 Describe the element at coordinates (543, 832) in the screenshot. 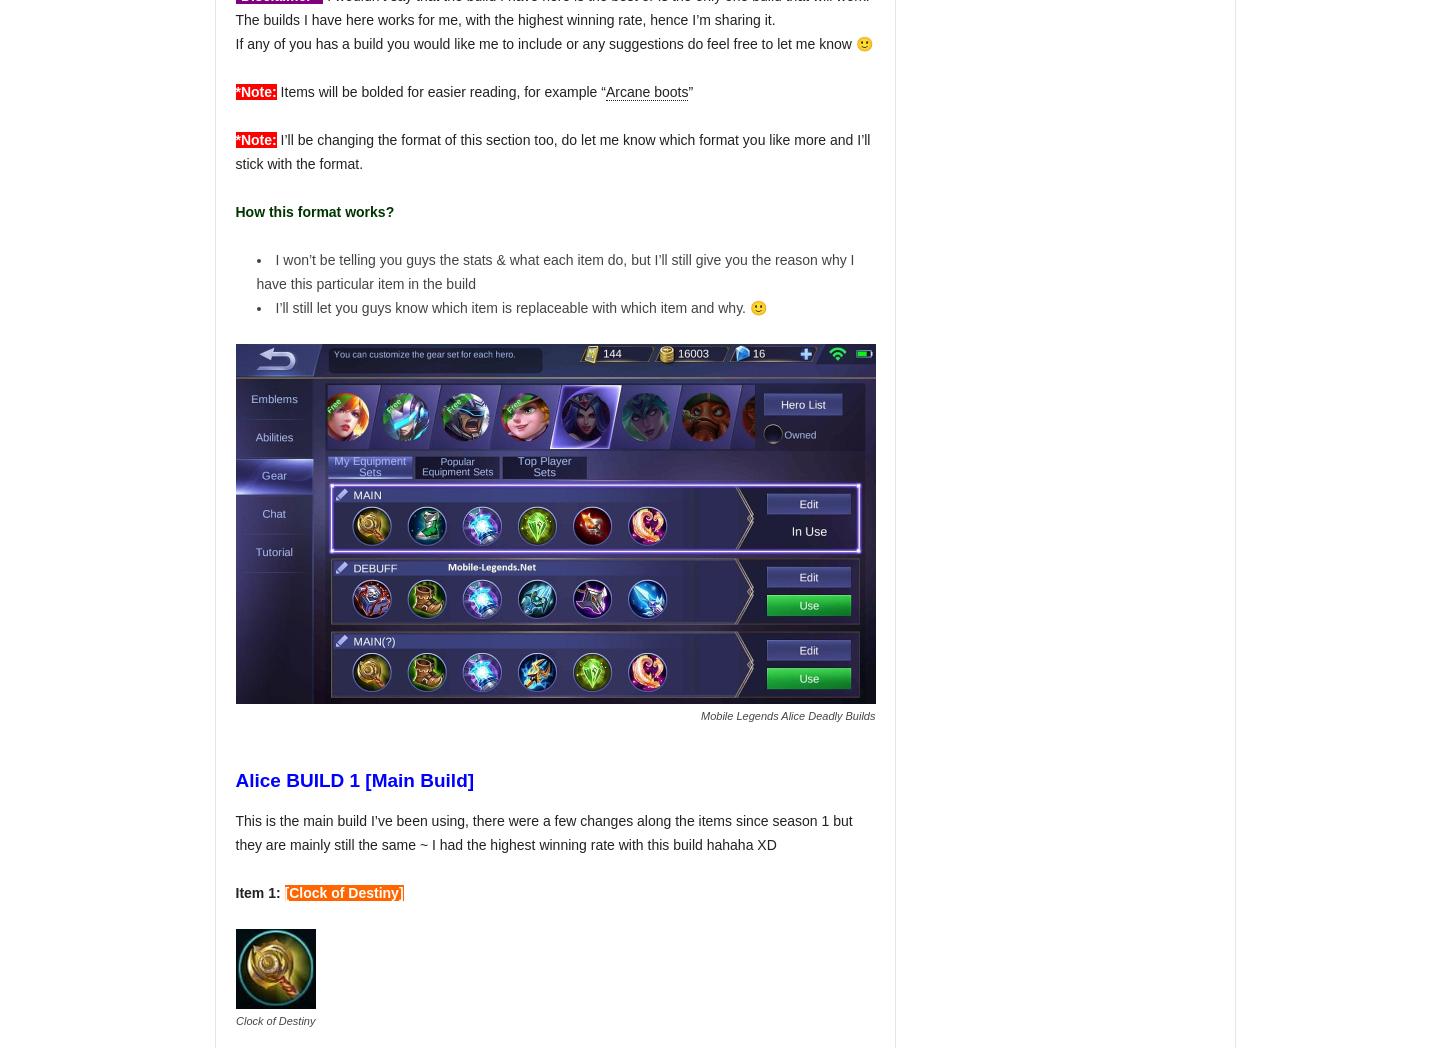

I see `'This is the main build I’ve been using, there were a few changes along the items since season 1 but they are mainly still the same ~ I had the highest winning rate with this build hahaha XD'` at that location.